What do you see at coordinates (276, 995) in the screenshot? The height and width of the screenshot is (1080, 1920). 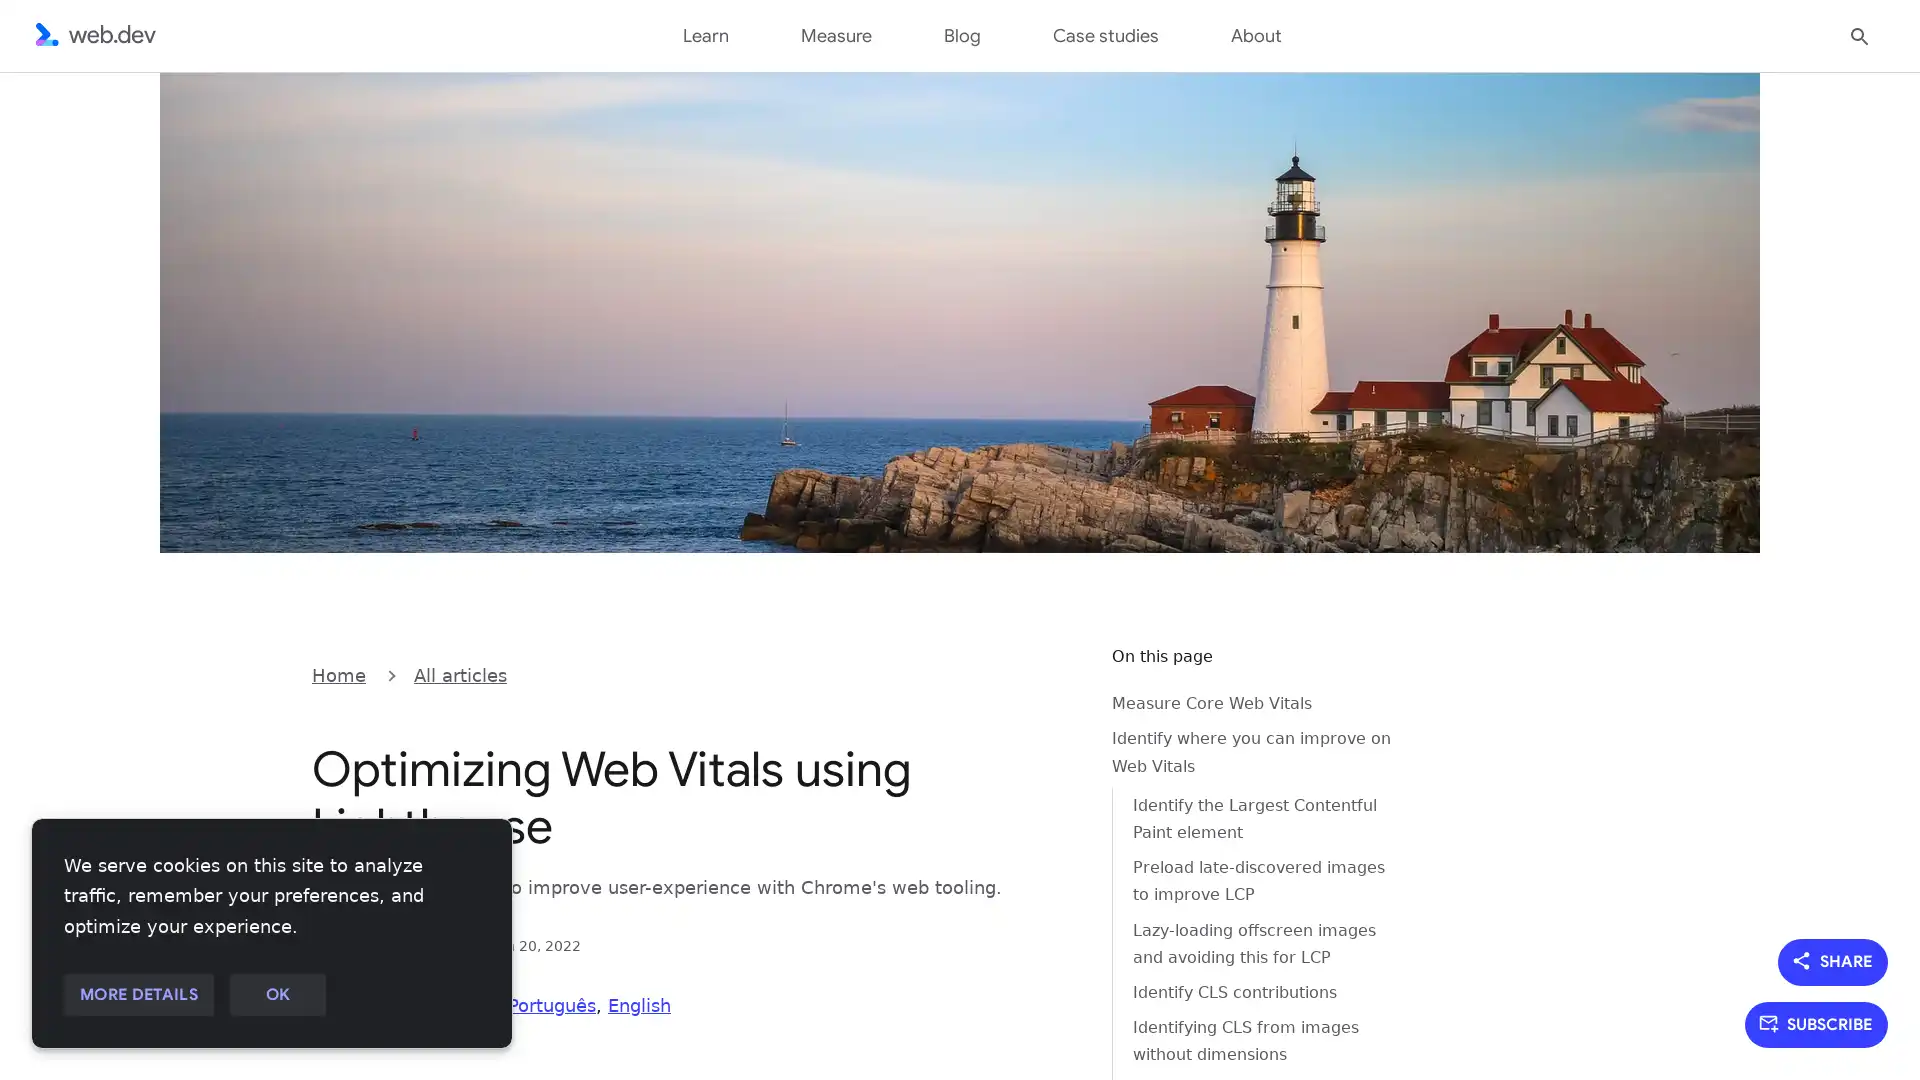 I see `OK` at bounding box center [276, 995].